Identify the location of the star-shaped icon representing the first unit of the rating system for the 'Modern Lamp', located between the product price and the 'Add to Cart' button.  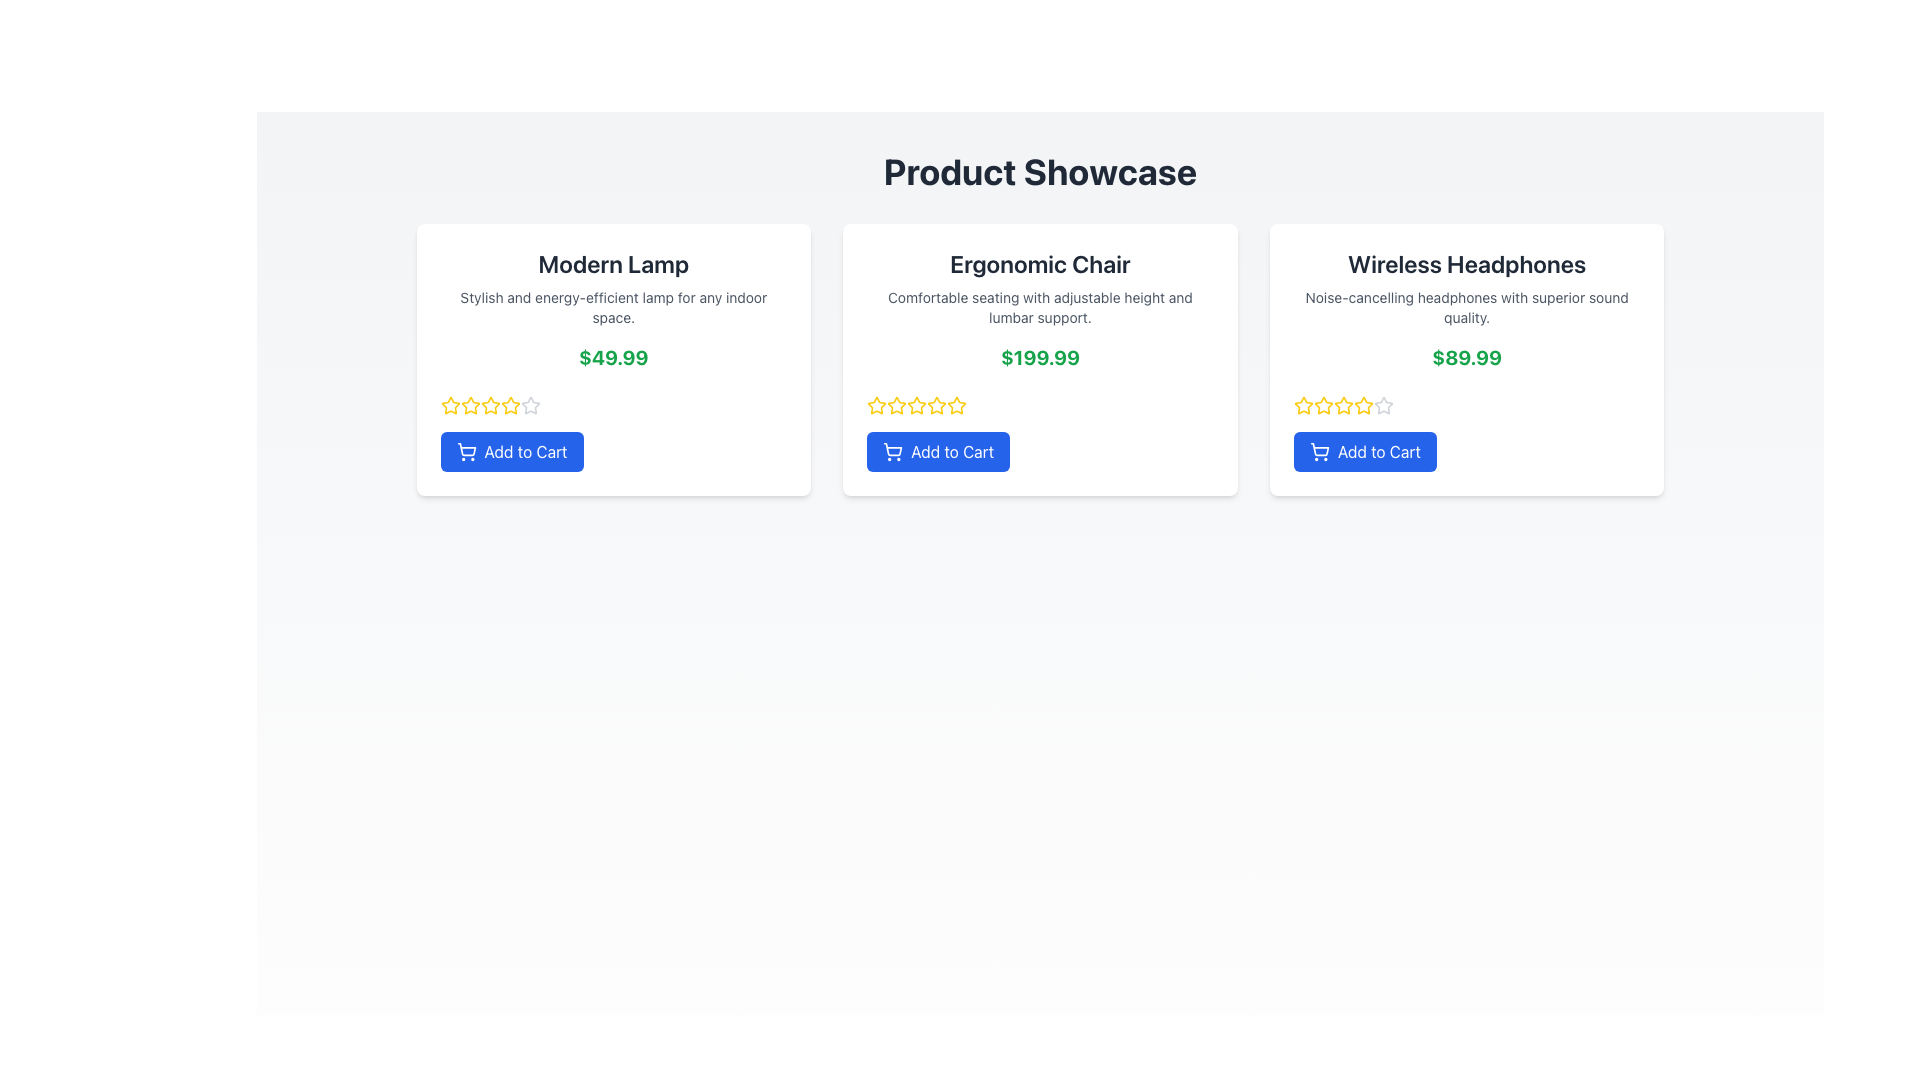
(877, 405).